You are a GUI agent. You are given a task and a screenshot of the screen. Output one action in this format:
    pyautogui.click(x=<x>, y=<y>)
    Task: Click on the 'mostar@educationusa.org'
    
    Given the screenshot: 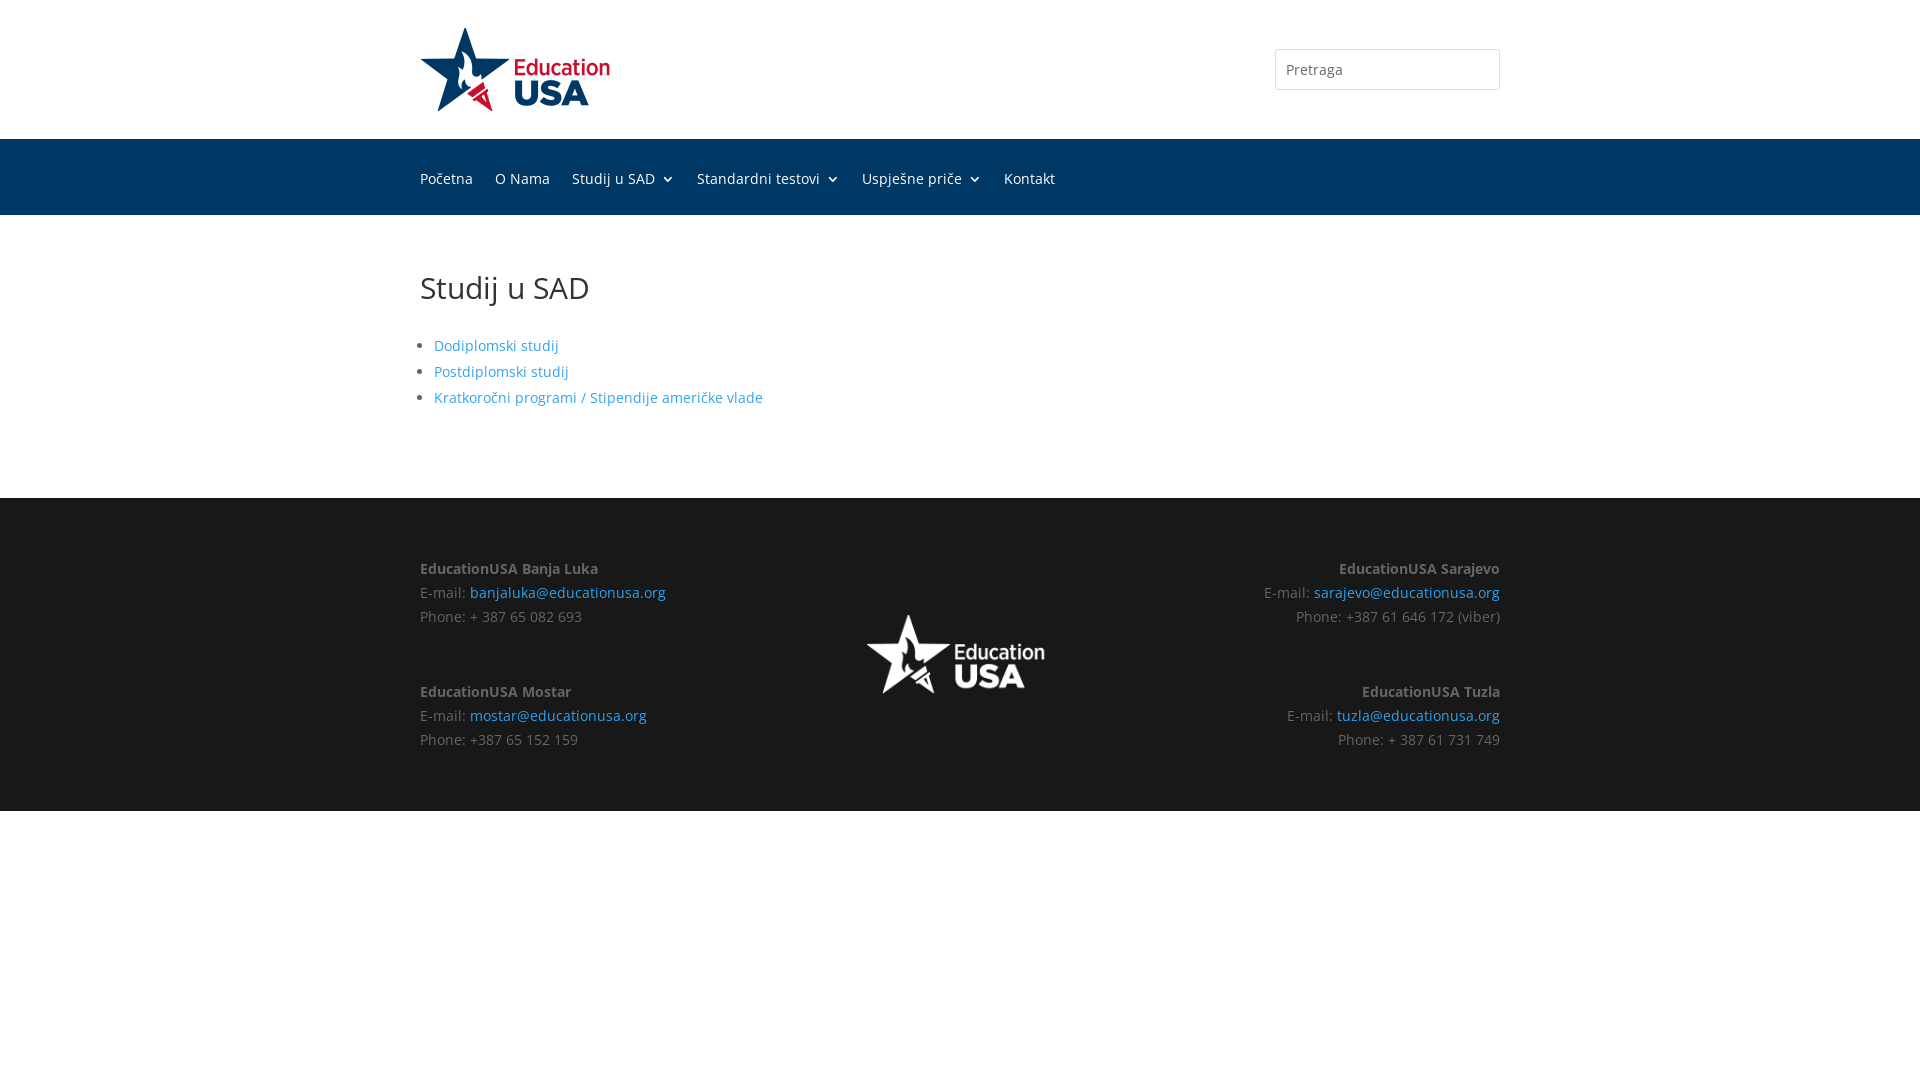 What is the action you would take?
    pyautogui.click(x=558, y=714)
    